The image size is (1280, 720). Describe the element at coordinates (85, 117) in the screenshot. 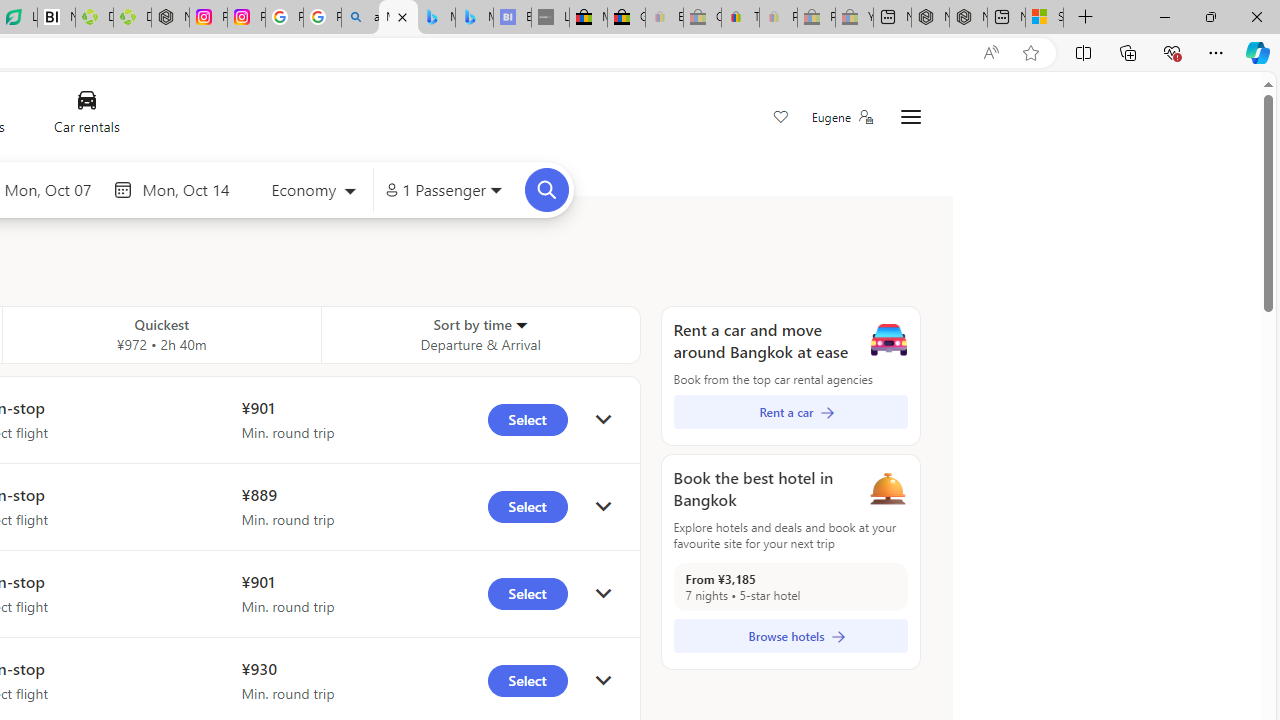

I see `'Car rentals'` at that location.